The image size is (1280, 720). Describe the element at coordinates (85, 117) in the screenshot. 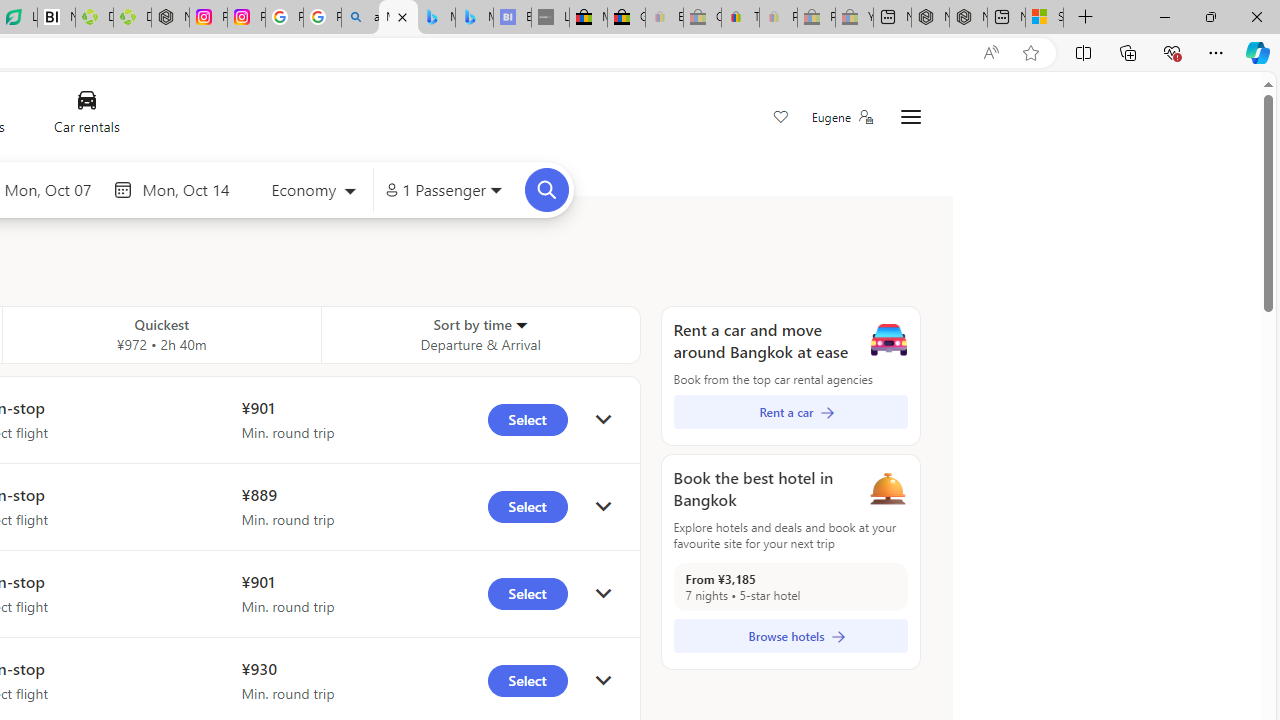

I see `'Car rentals'` at that location.